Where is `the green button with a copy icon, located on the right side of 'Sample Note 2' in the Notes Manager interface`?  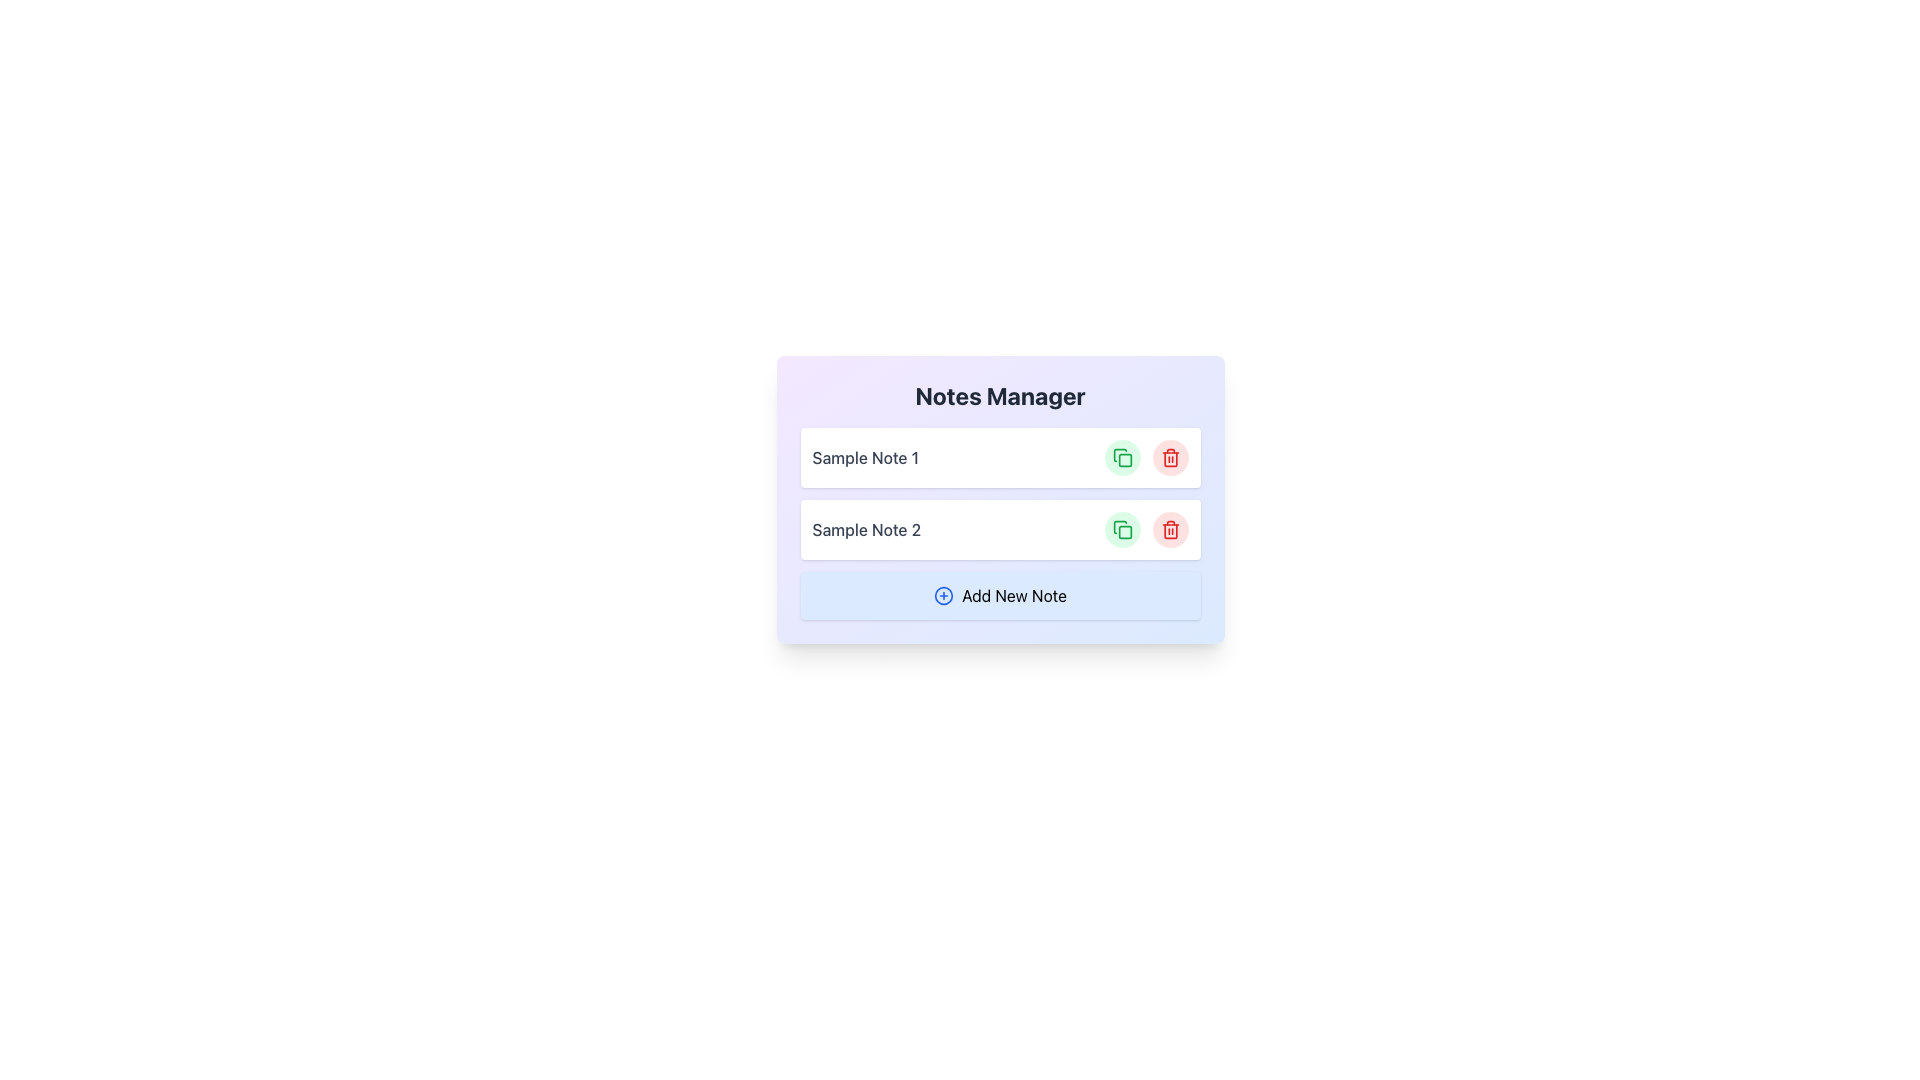 the green button with a copy icon, located on the right side of 'Sample Note 2' in the Notes Manager interface is located at coordinates (1146, 528).